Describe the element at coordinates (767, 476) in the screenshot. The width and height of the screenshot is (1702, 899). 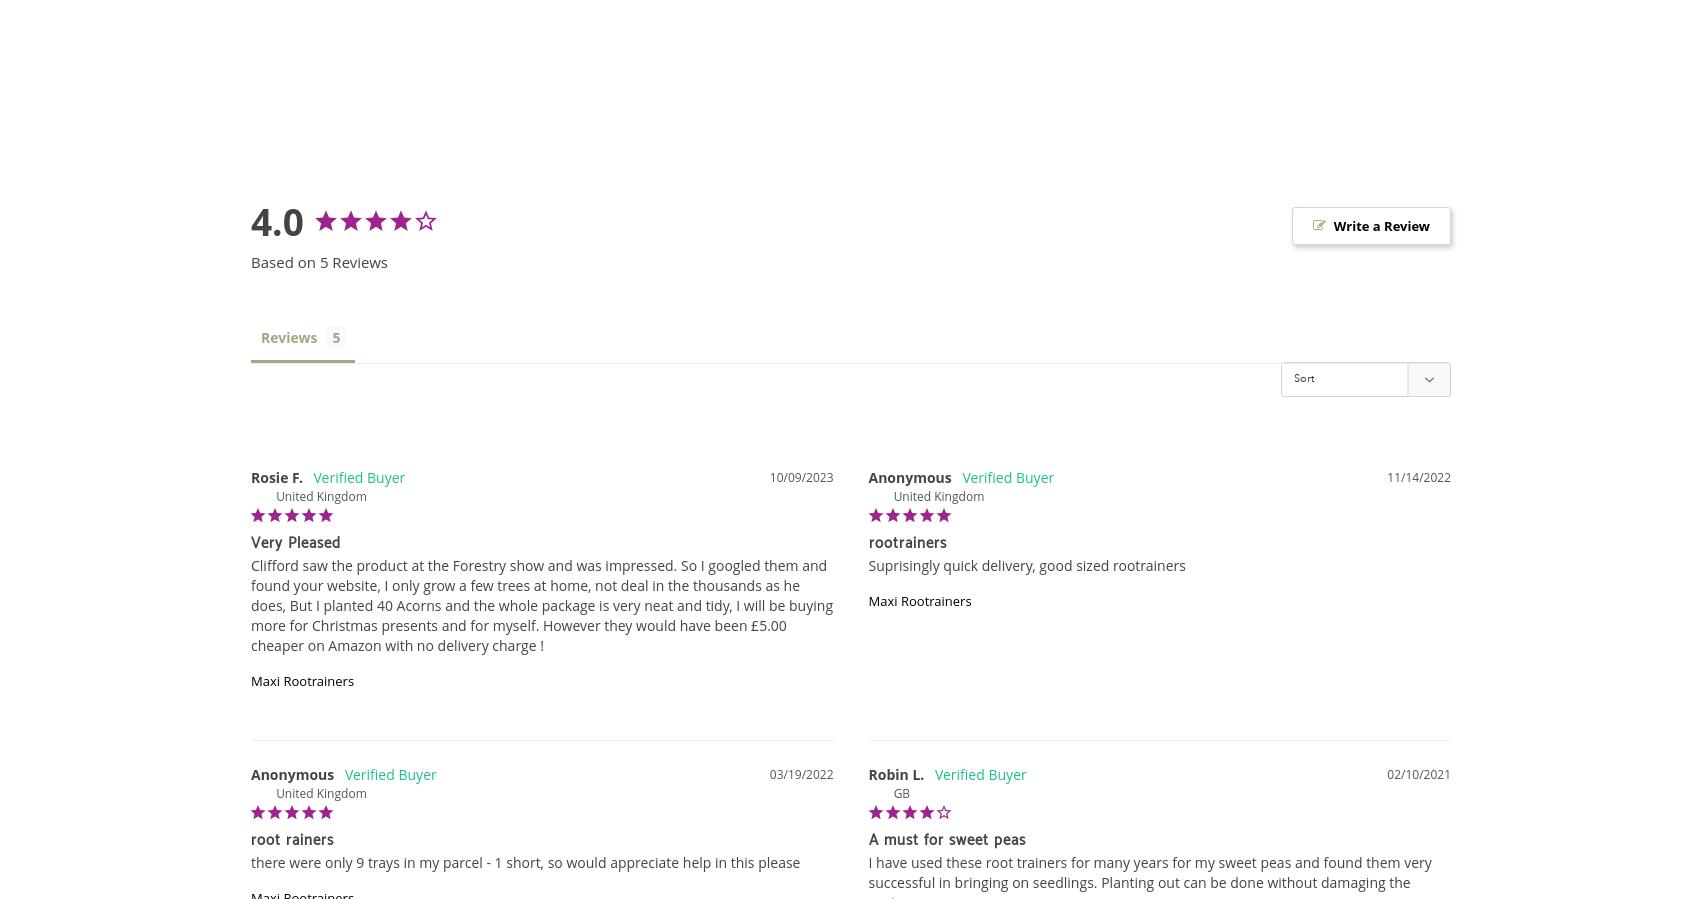
I see `'10/09/2023'` at that location.